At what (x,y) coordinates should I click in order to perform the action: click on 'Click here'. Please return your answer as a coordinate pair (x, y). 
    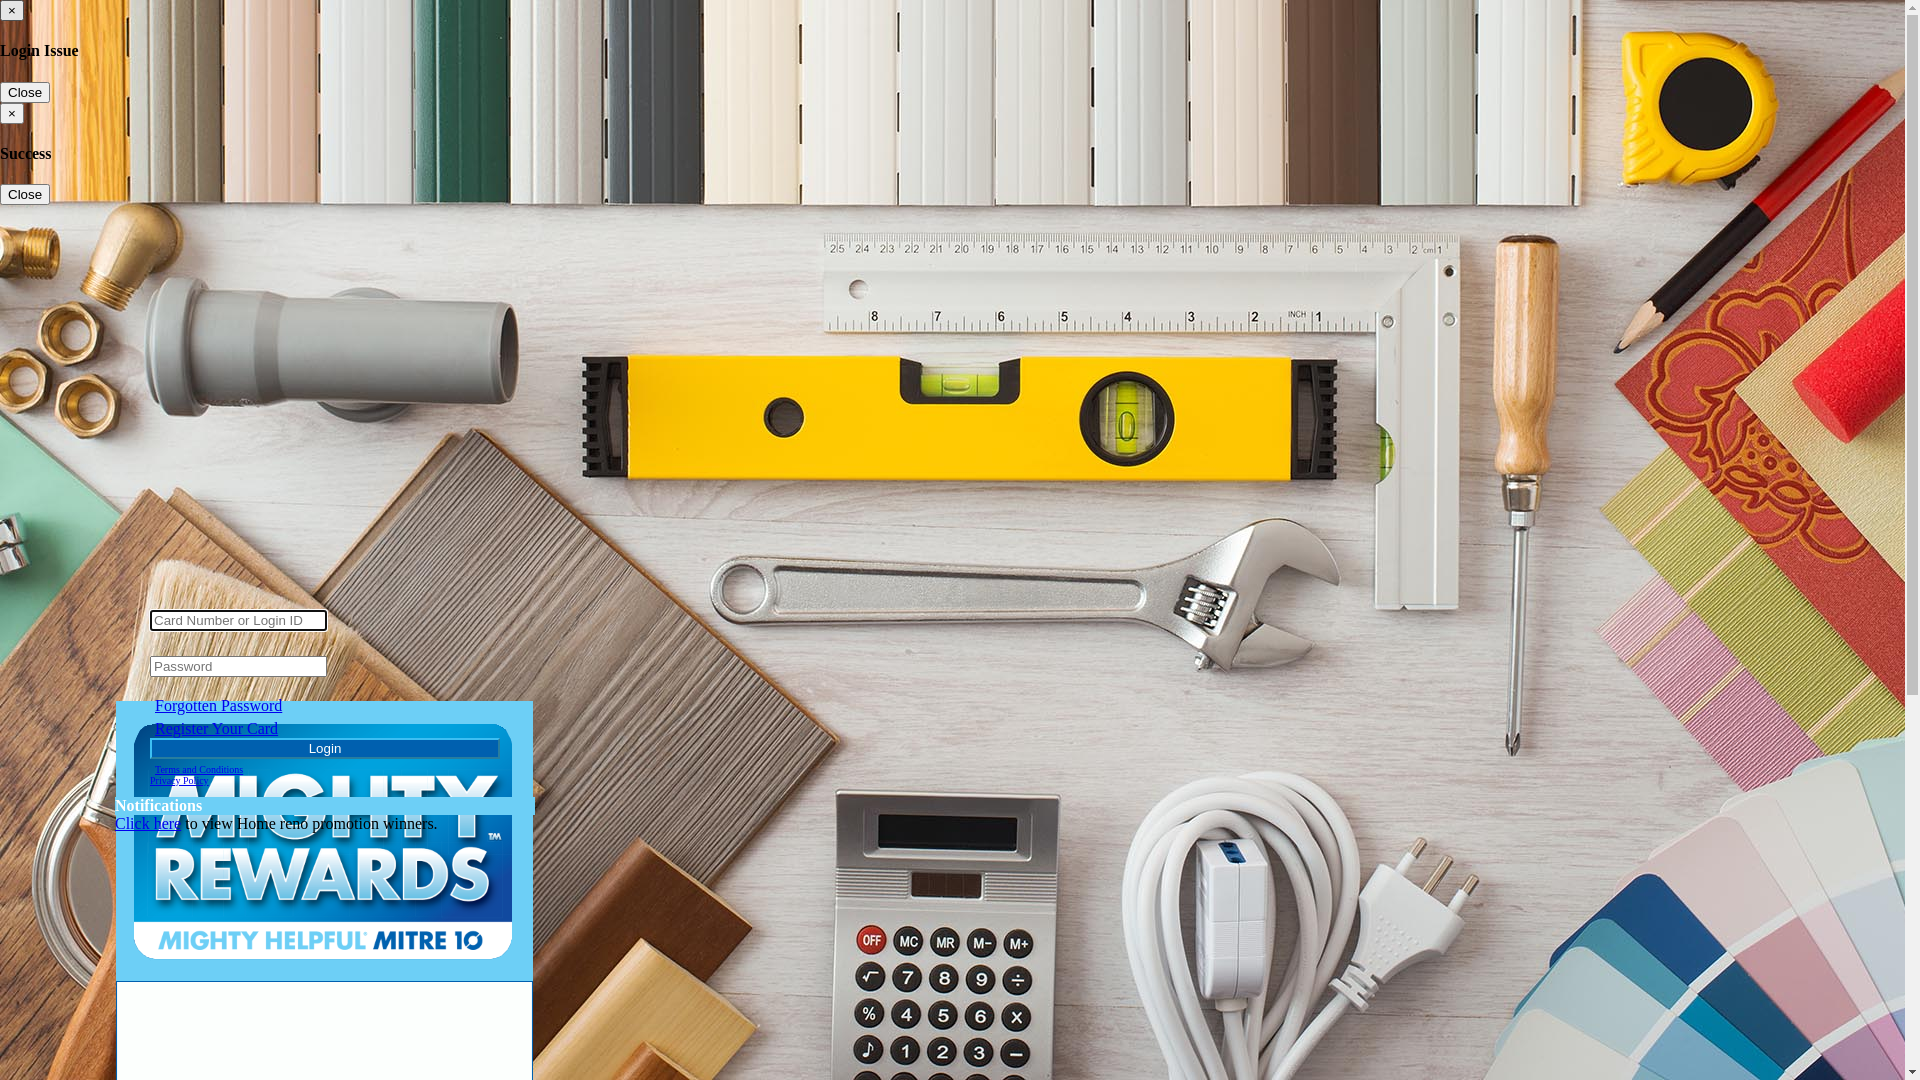
    Looking at the image, I should click on (147, 823).